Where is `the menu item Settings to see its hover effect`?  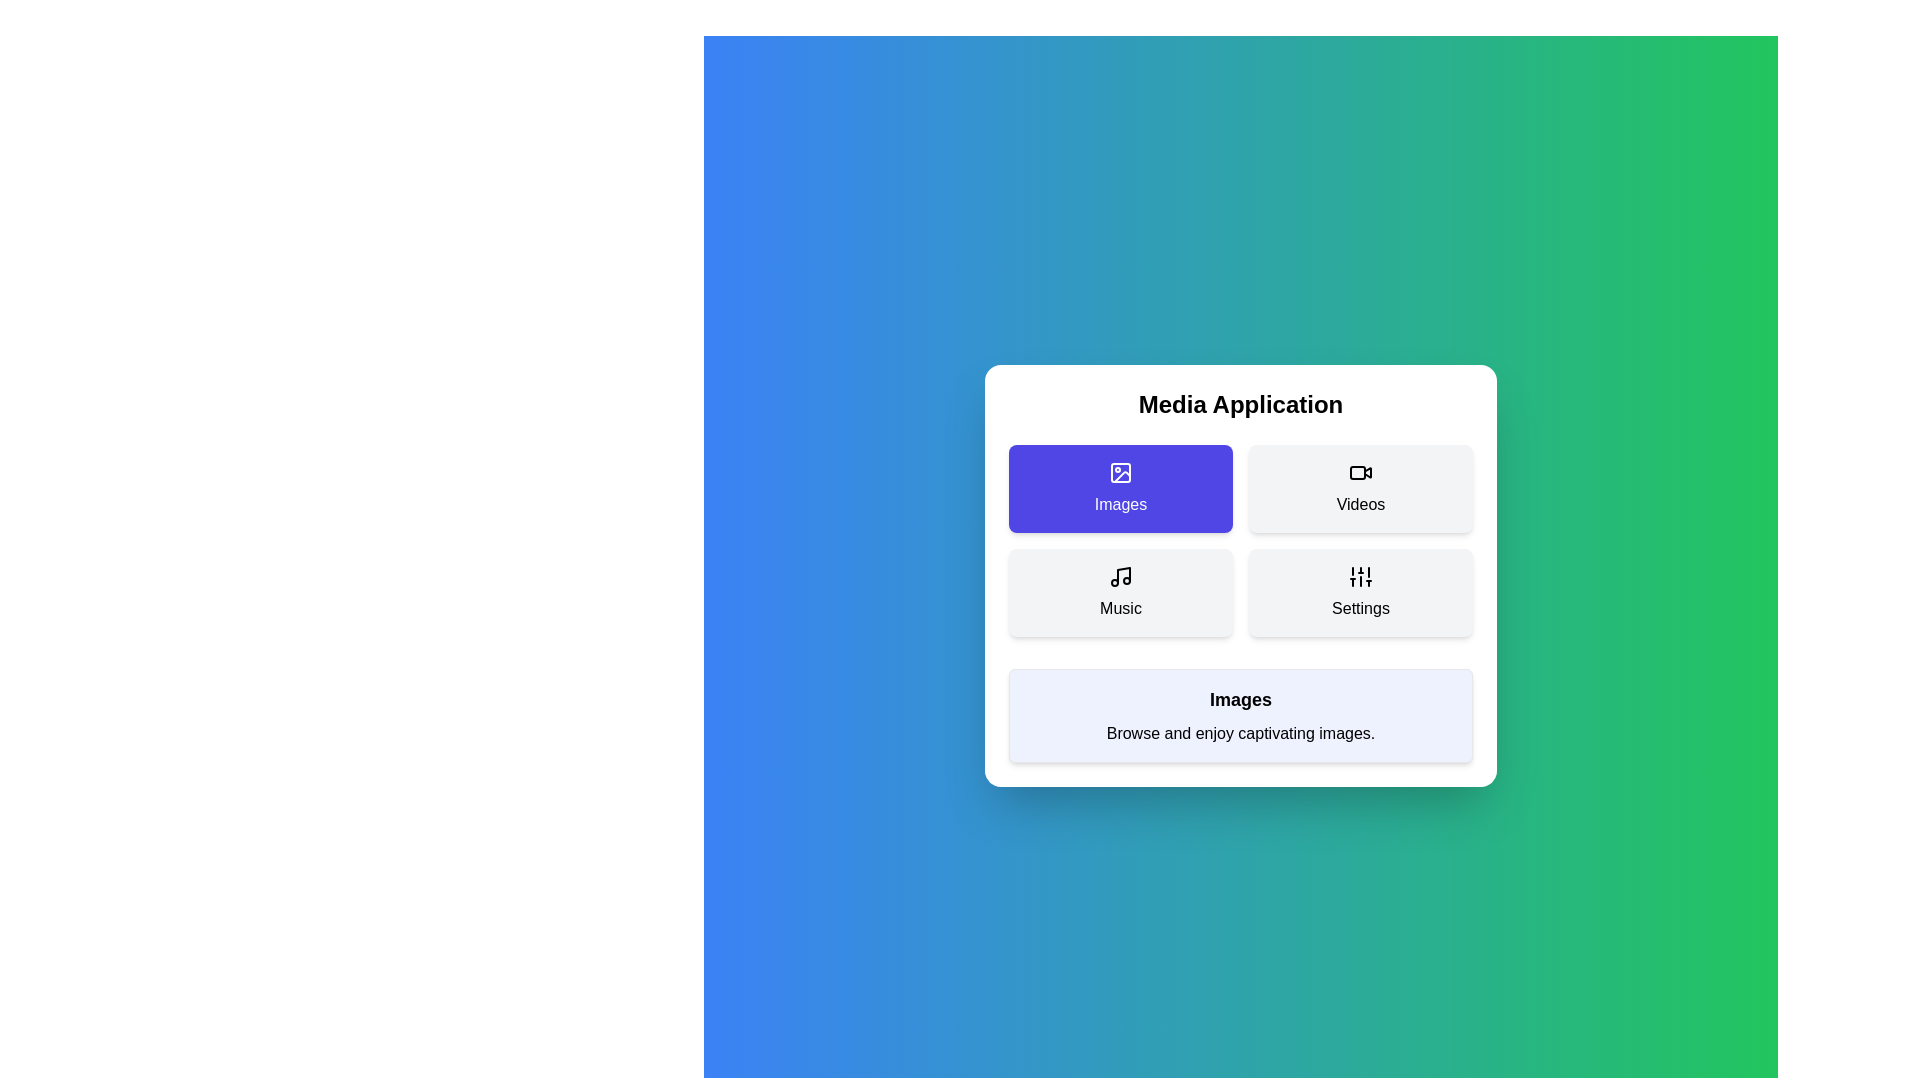 the menu item Settings to see its hover effect is located at coordinates (1360, 592).